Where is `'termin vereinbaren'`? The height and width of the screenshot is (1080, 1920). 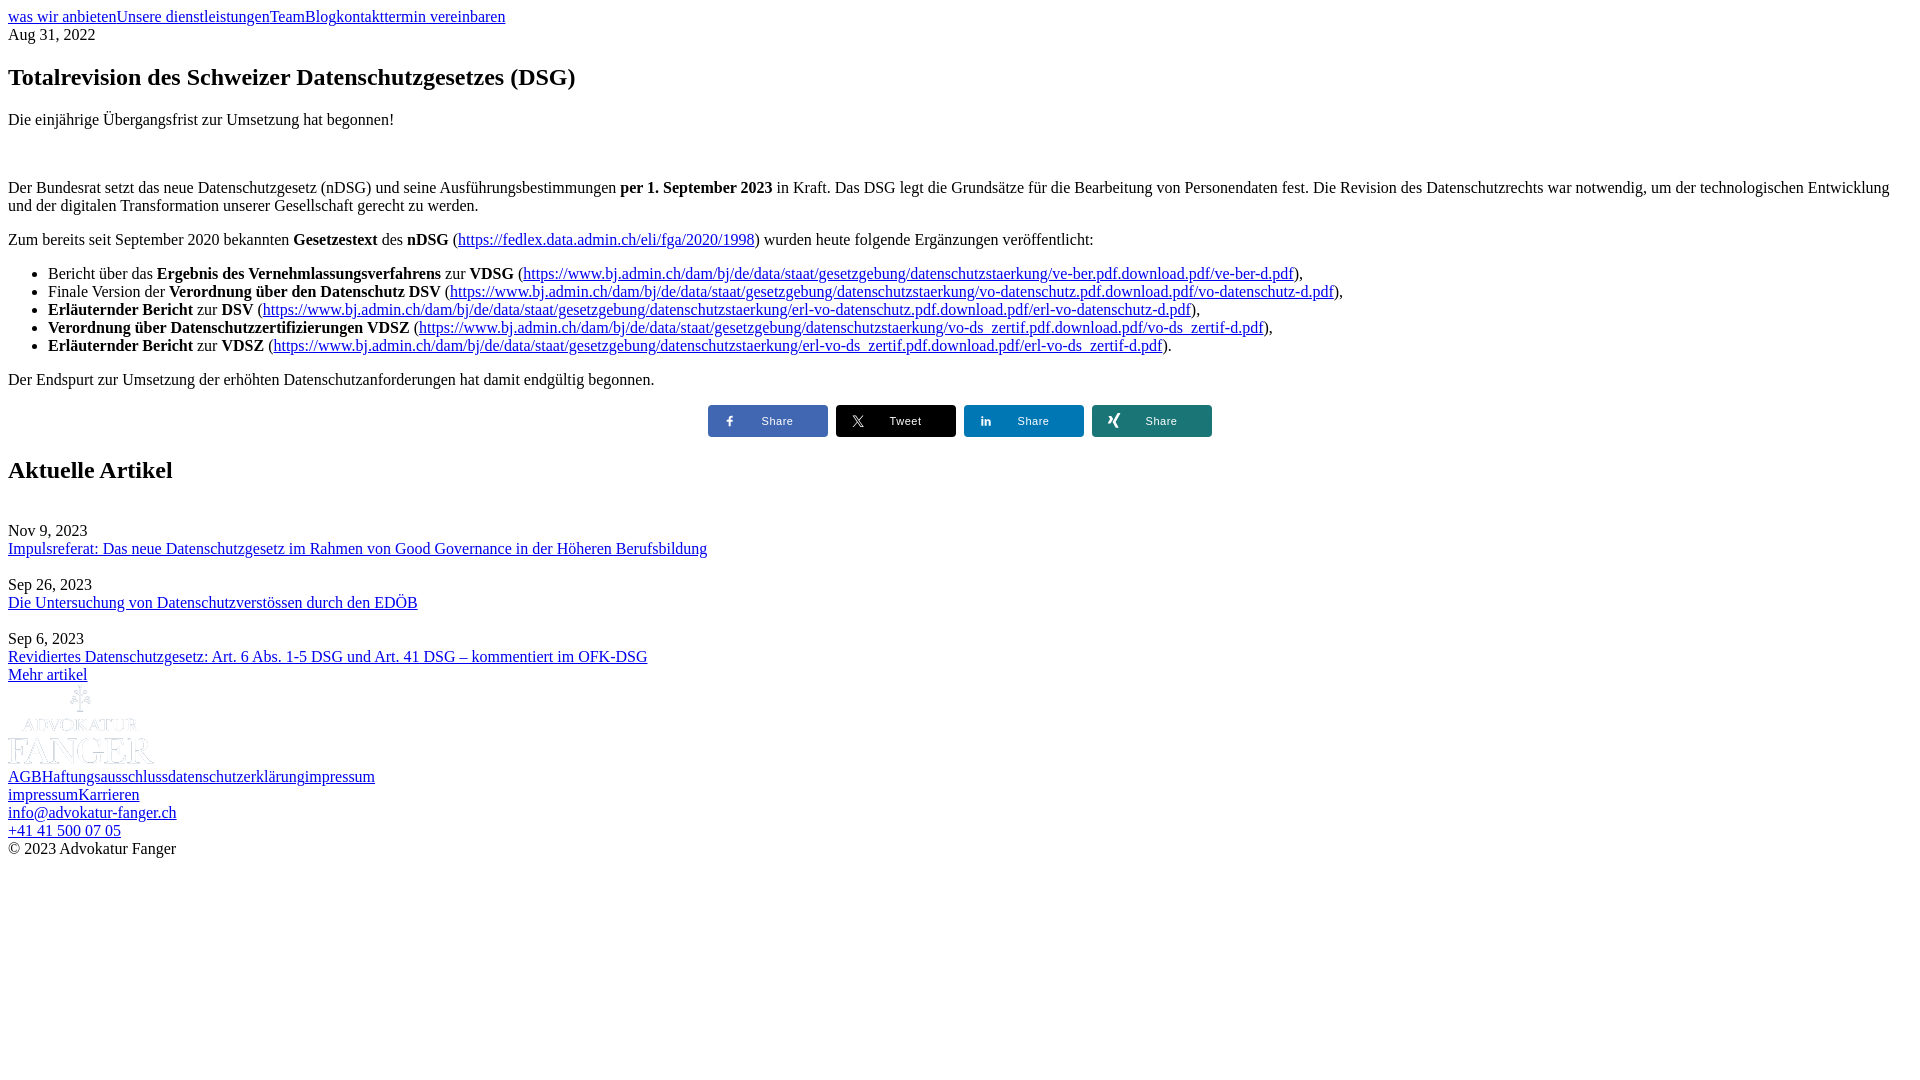 'termin vereinbaren' is located at coordinates (443, 16).